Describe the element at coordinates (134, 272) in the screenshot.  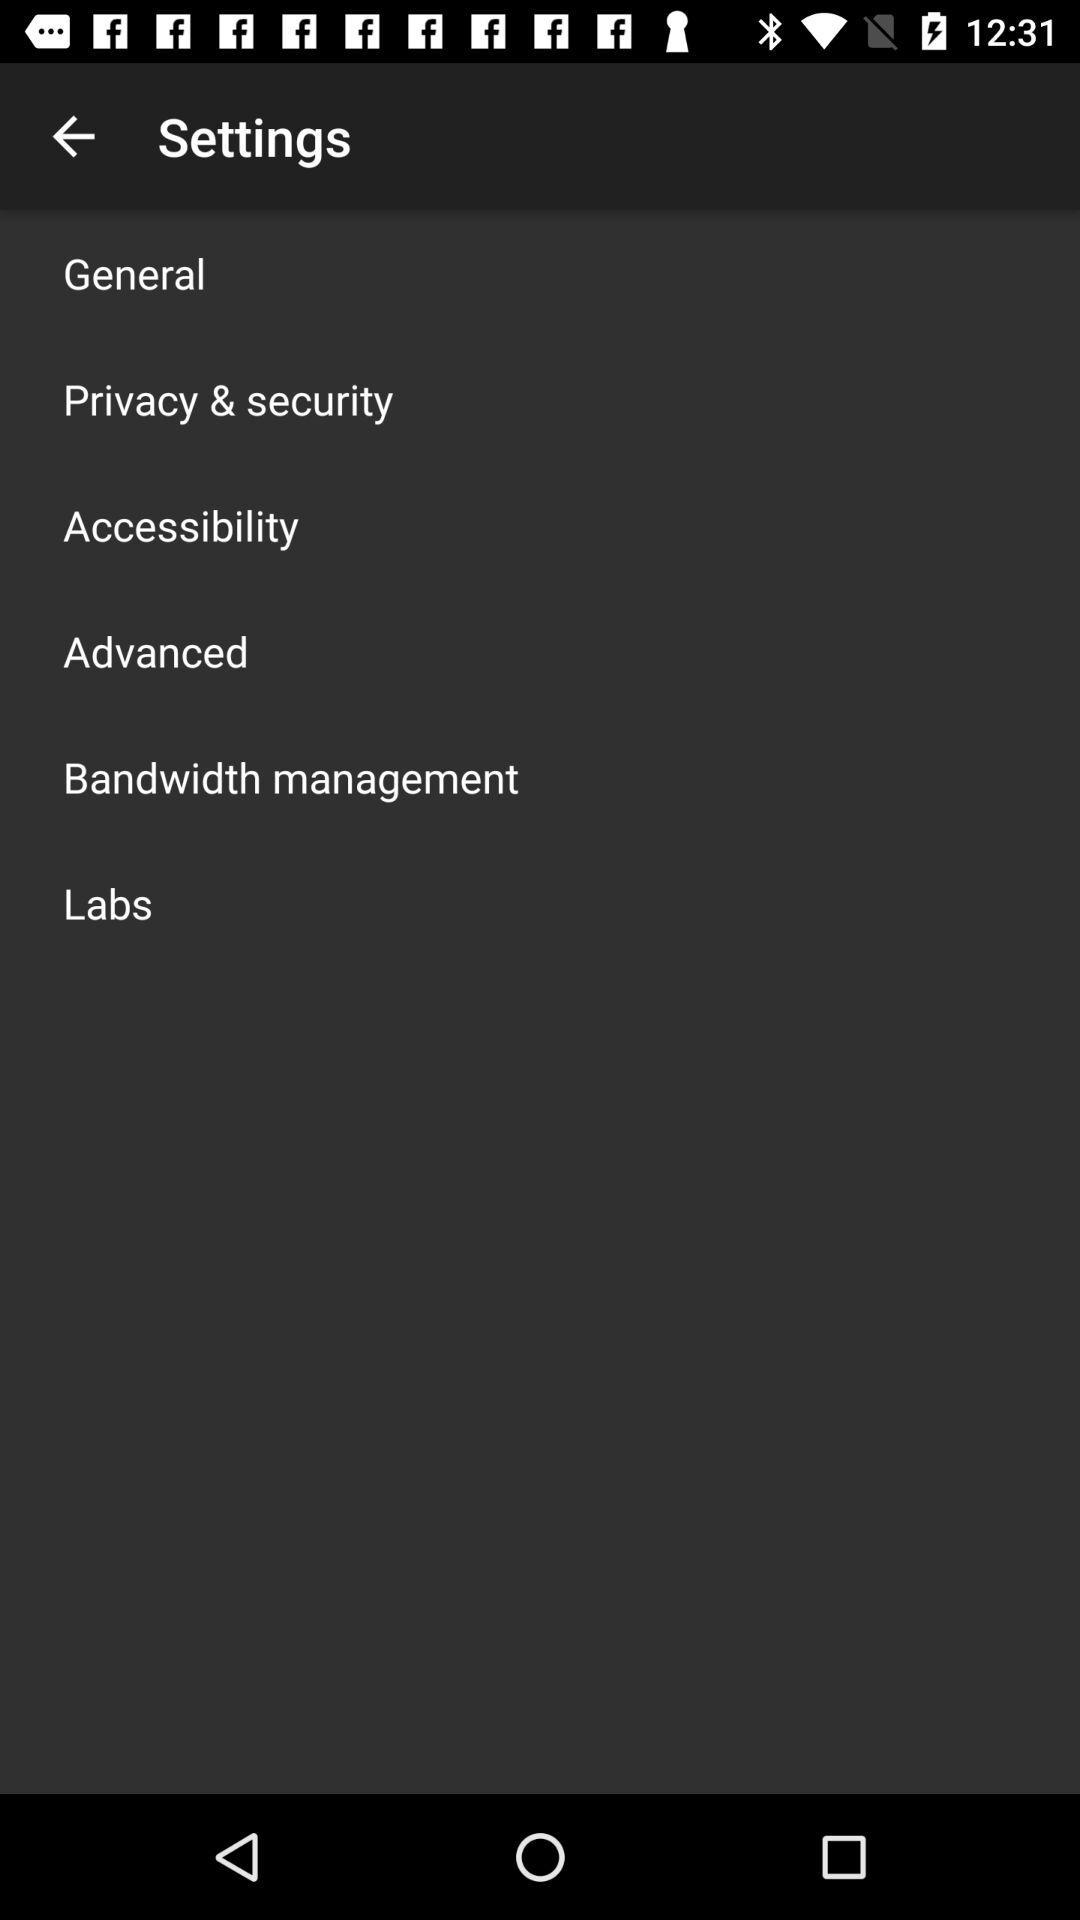
I see `the general icon` at that location.